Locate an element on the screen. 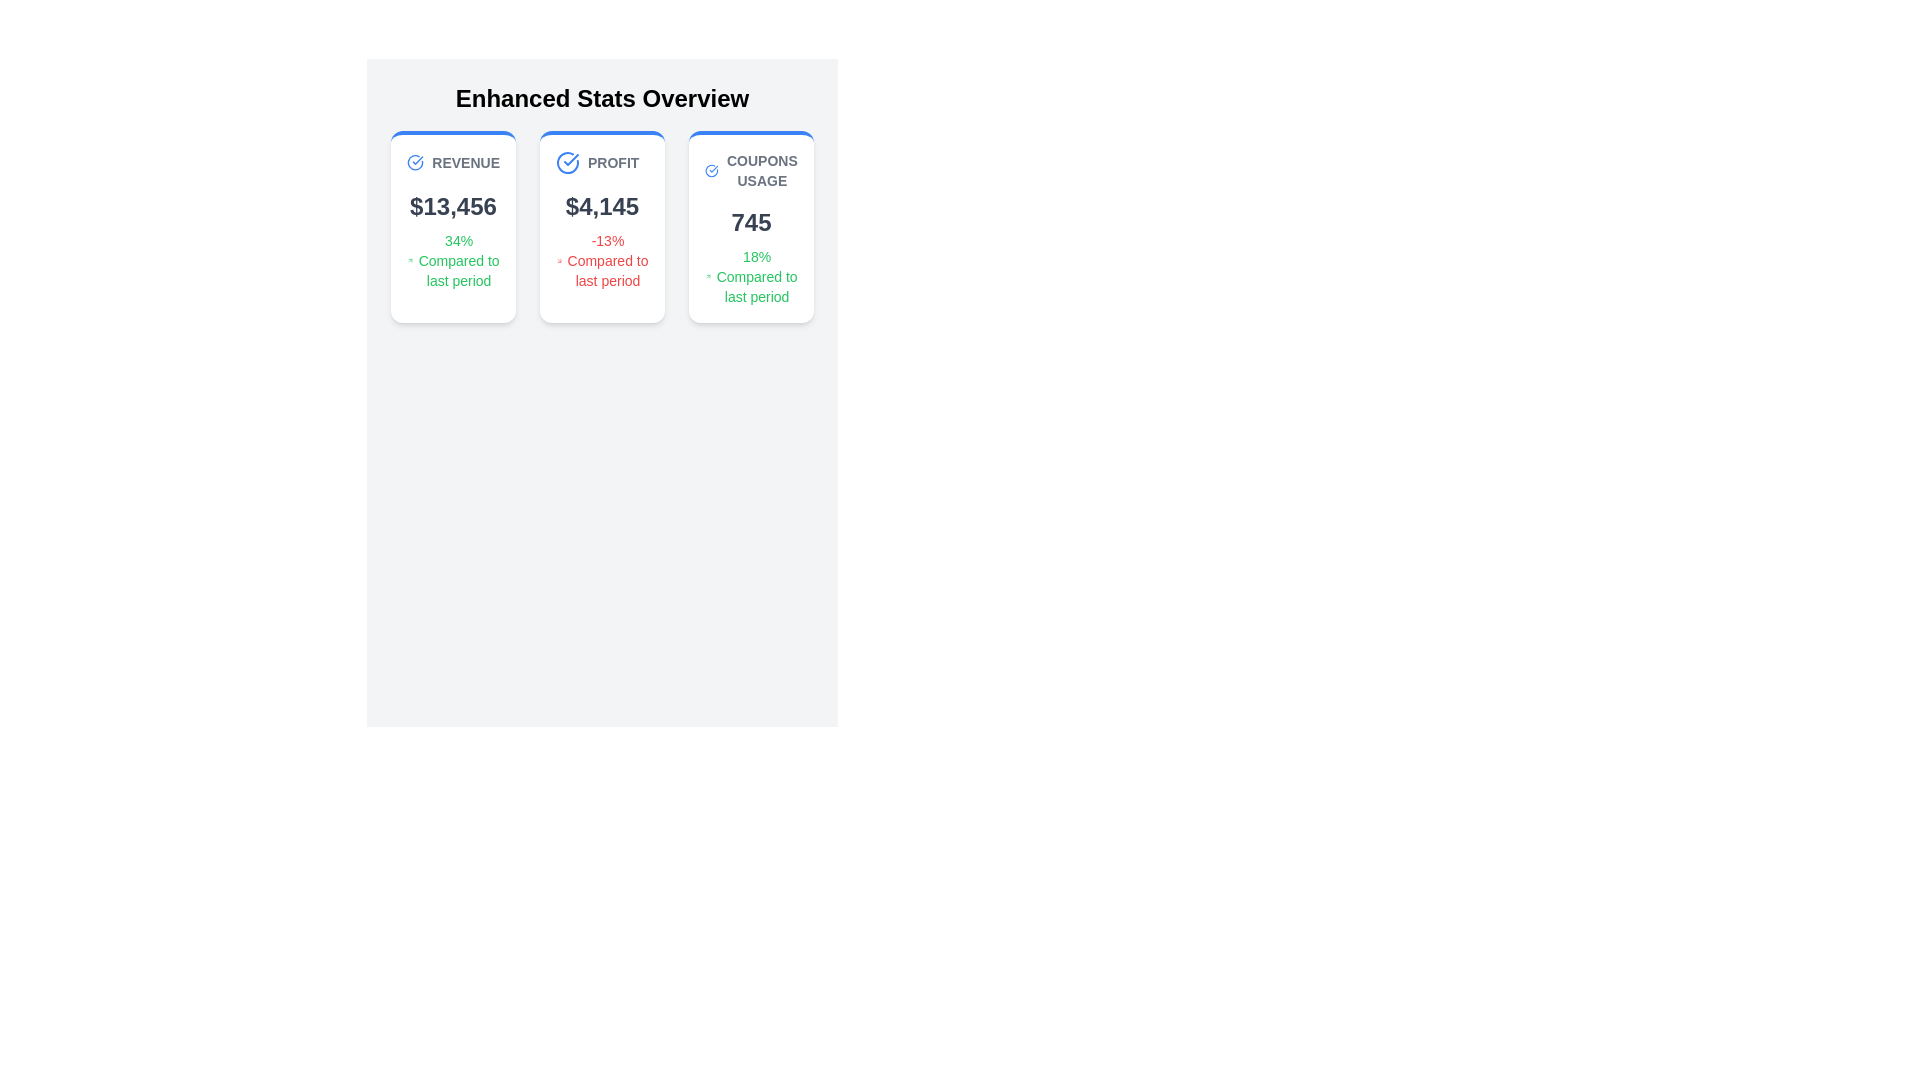 Image resolution: width=1920 pixels, height=1080 pixels. the green arrow icon representing progress, located to the left of the text '34% Compared to last period' within the 'REVENUE' card is located at coordinates (409, 260).